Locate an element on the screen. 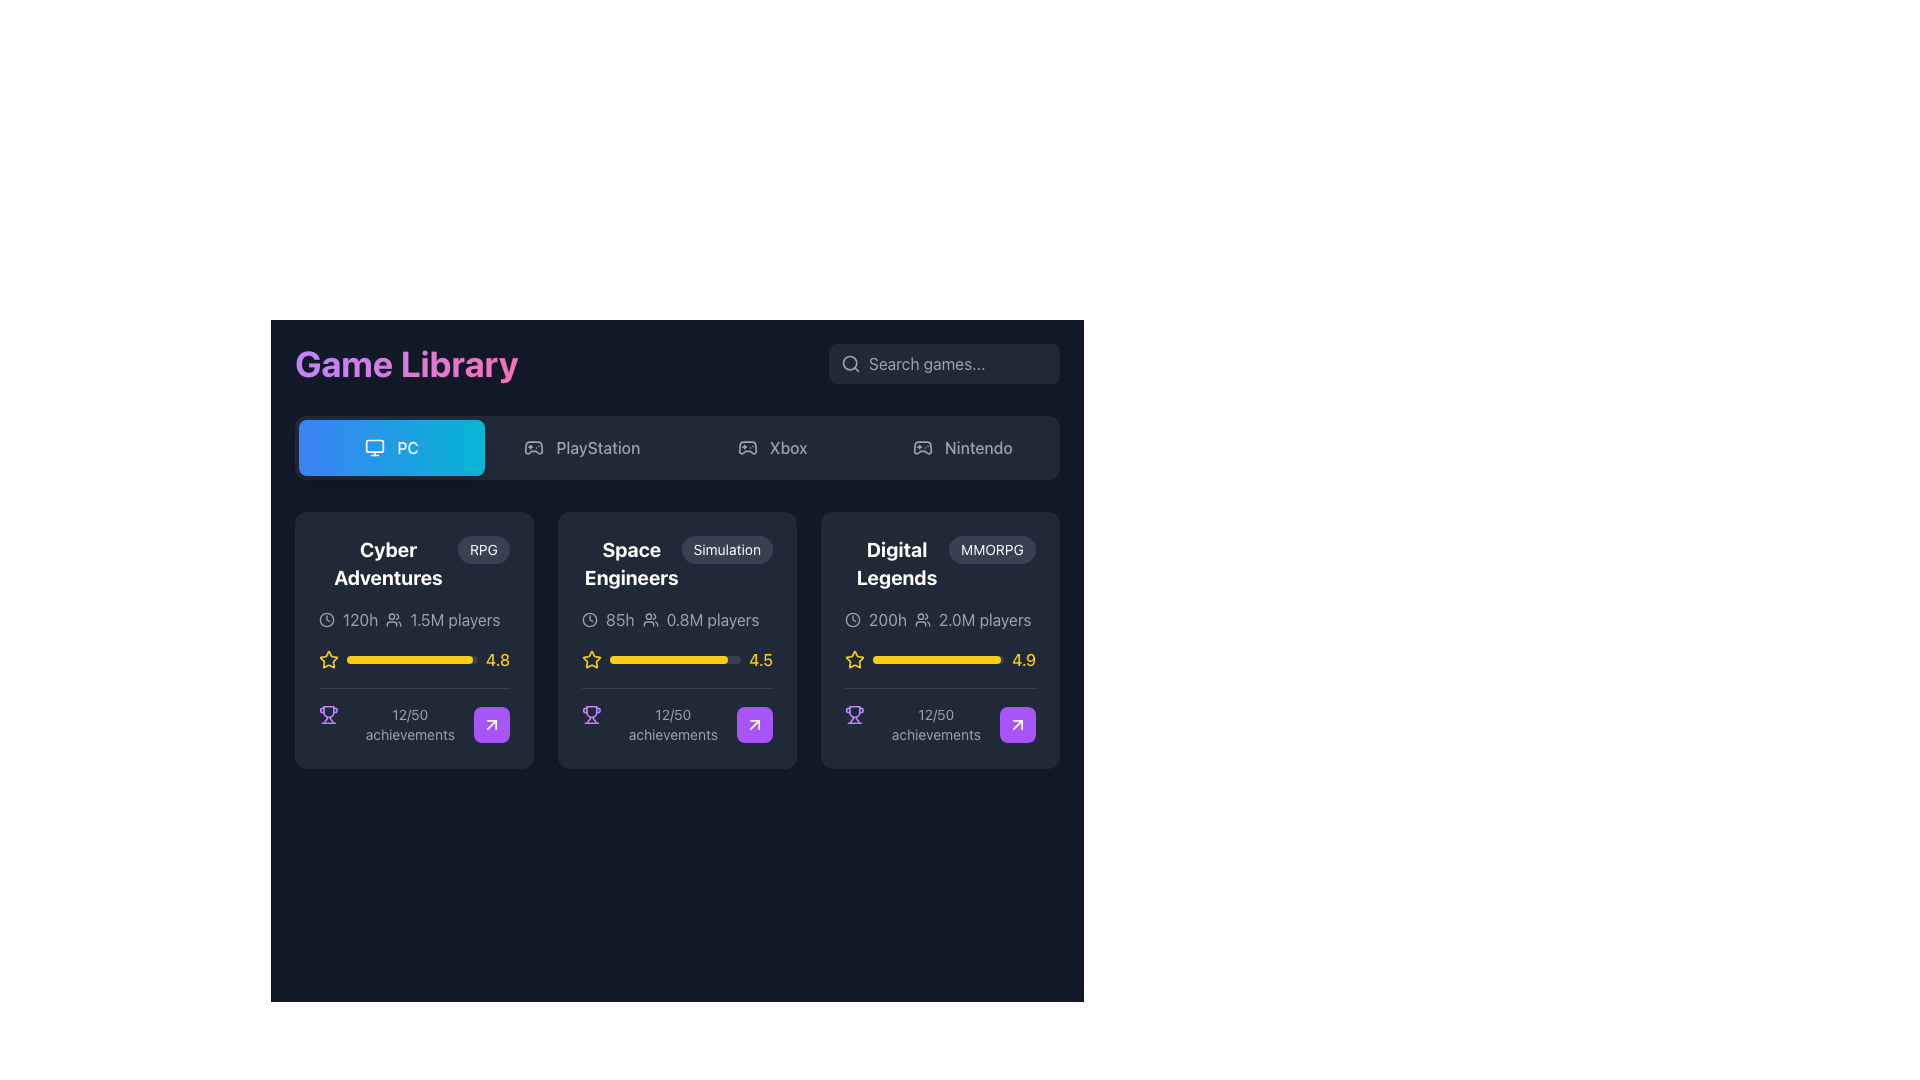 This screenshot has width=1920, height=1080. the interactive purple button with an arrow icon located at the bottom-right corner of the 'Cyber Adventures' game statistics card to observe its hover effects is located at coordinates (491, 725).